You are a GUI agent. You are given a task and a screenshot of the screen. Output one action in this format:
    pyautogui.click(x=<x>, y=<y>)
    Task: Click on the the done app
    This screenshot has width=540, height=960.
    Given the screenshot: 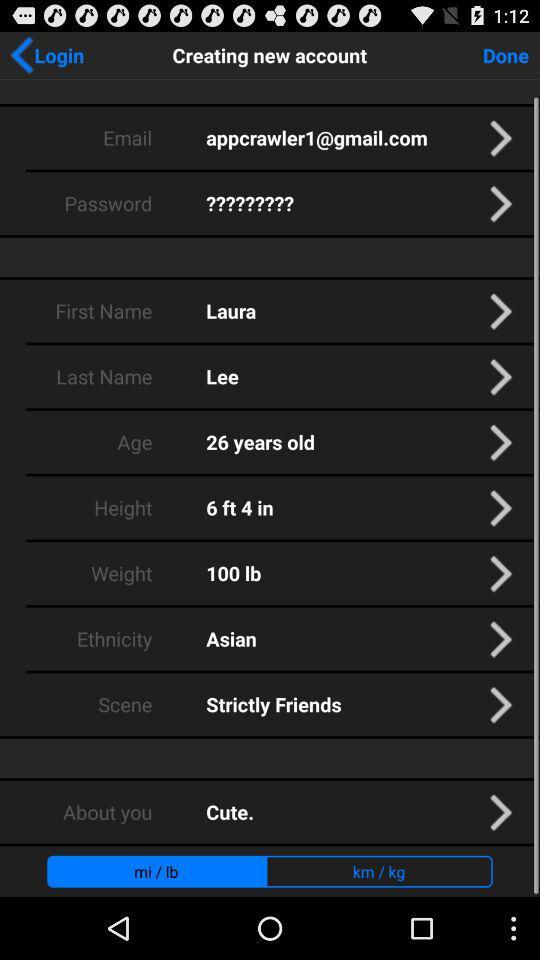 What is the action you would take?
    pyautogui.click(x=505, y=53)
    